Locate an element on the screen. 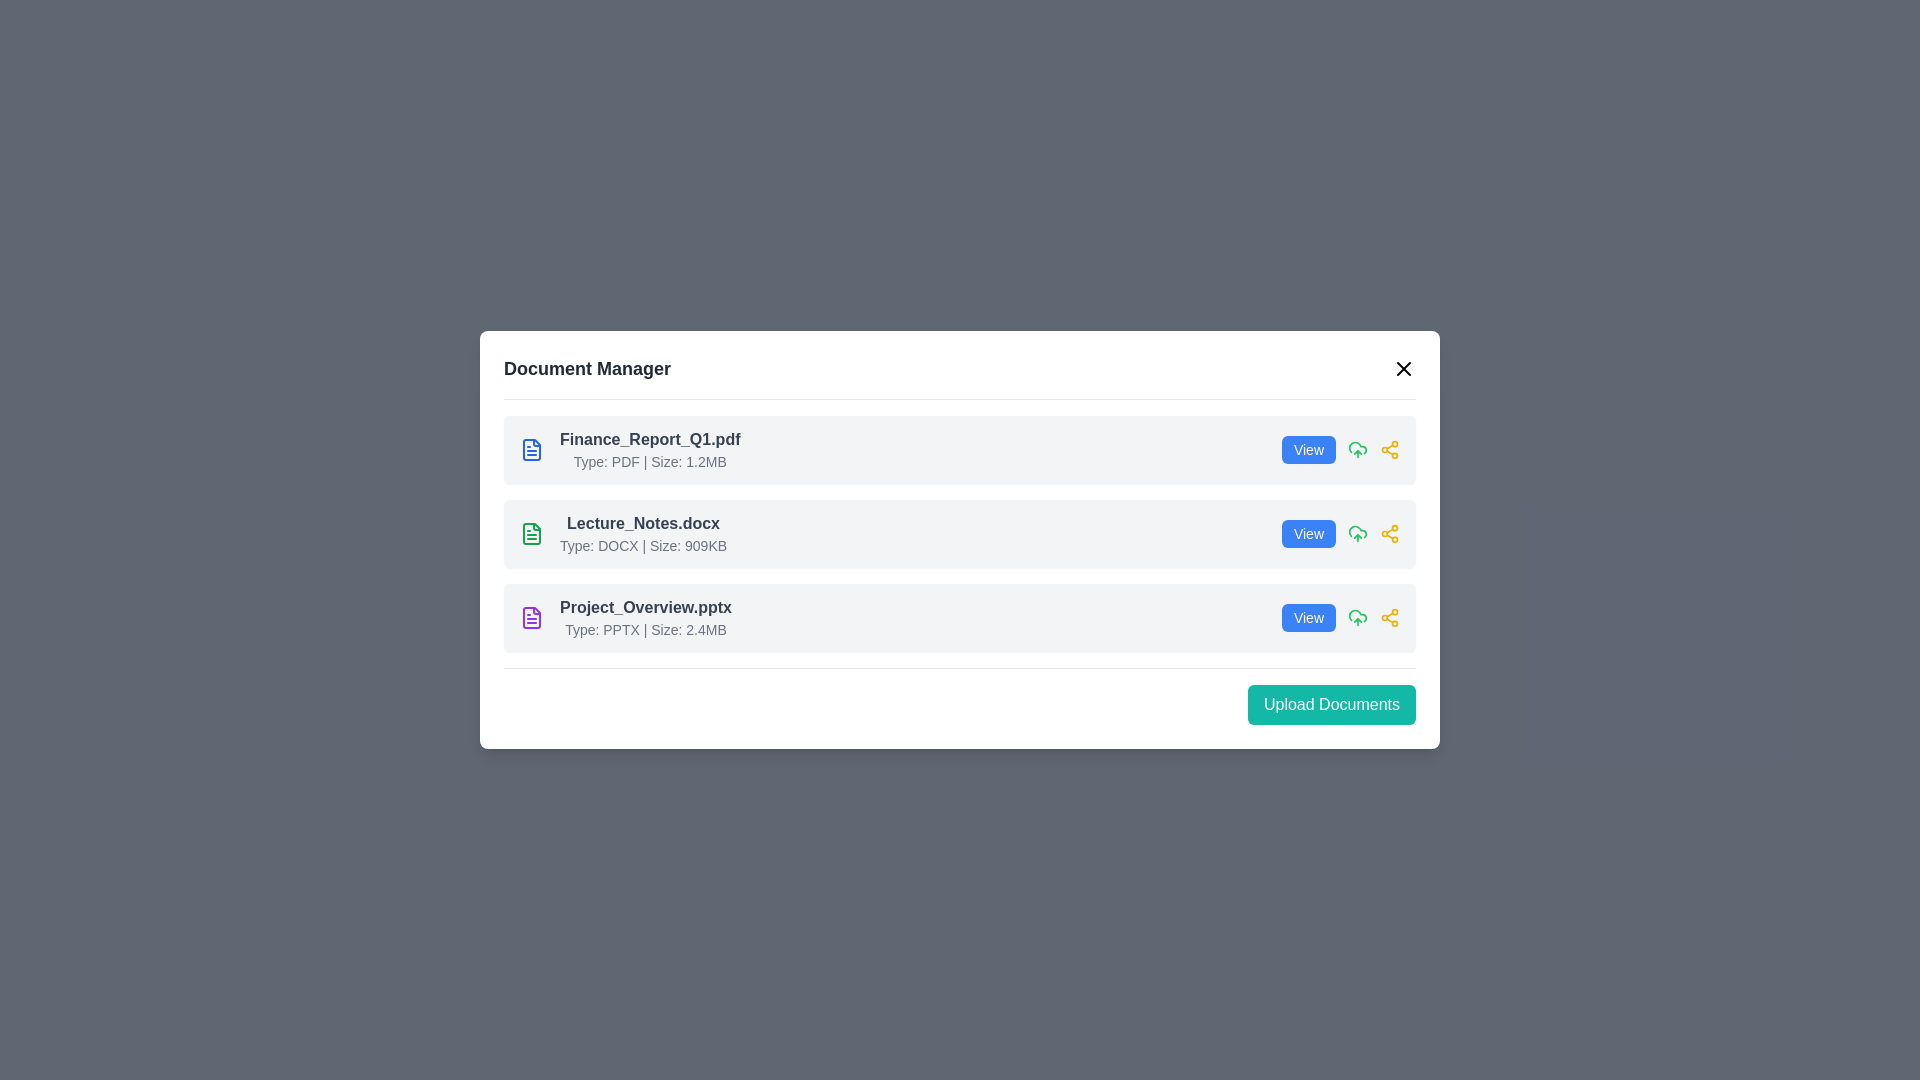 The width and height of the screenshot is (1920, 1080). the sharing icon button located to the right of the green upload icon in the 'Lecture_Notes.docx' row is located at coordinates (1389, 532).